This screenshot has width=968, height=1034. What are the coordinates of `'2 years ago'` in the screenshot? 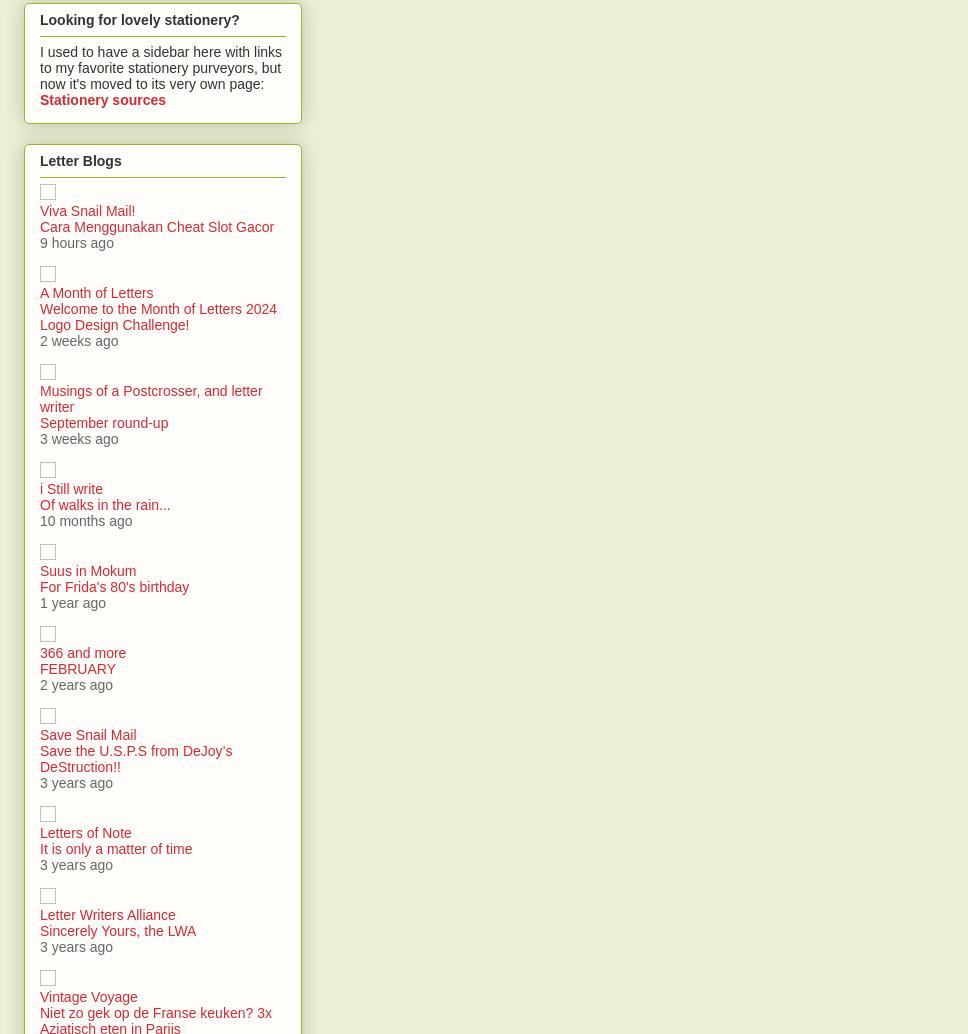 It's located at (75, 685).